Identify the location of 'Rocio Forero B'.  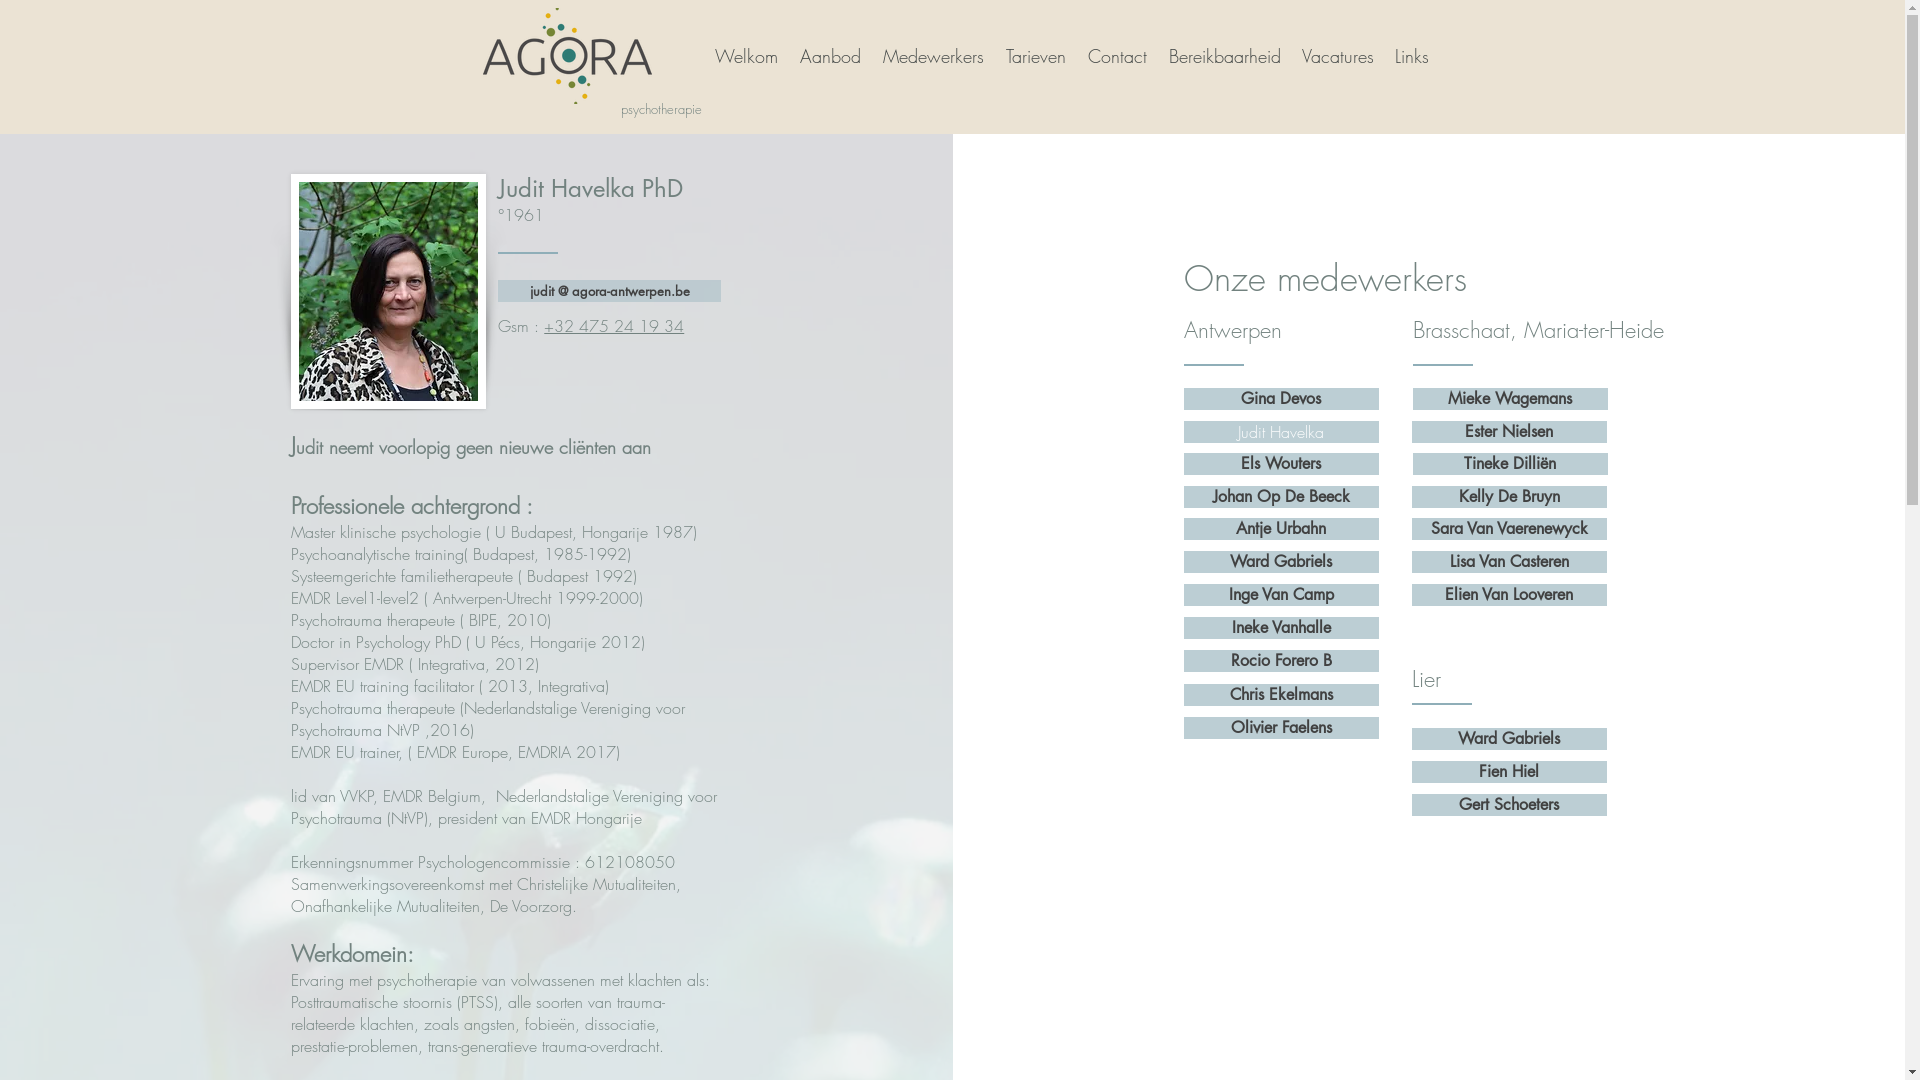
(1281, 660).